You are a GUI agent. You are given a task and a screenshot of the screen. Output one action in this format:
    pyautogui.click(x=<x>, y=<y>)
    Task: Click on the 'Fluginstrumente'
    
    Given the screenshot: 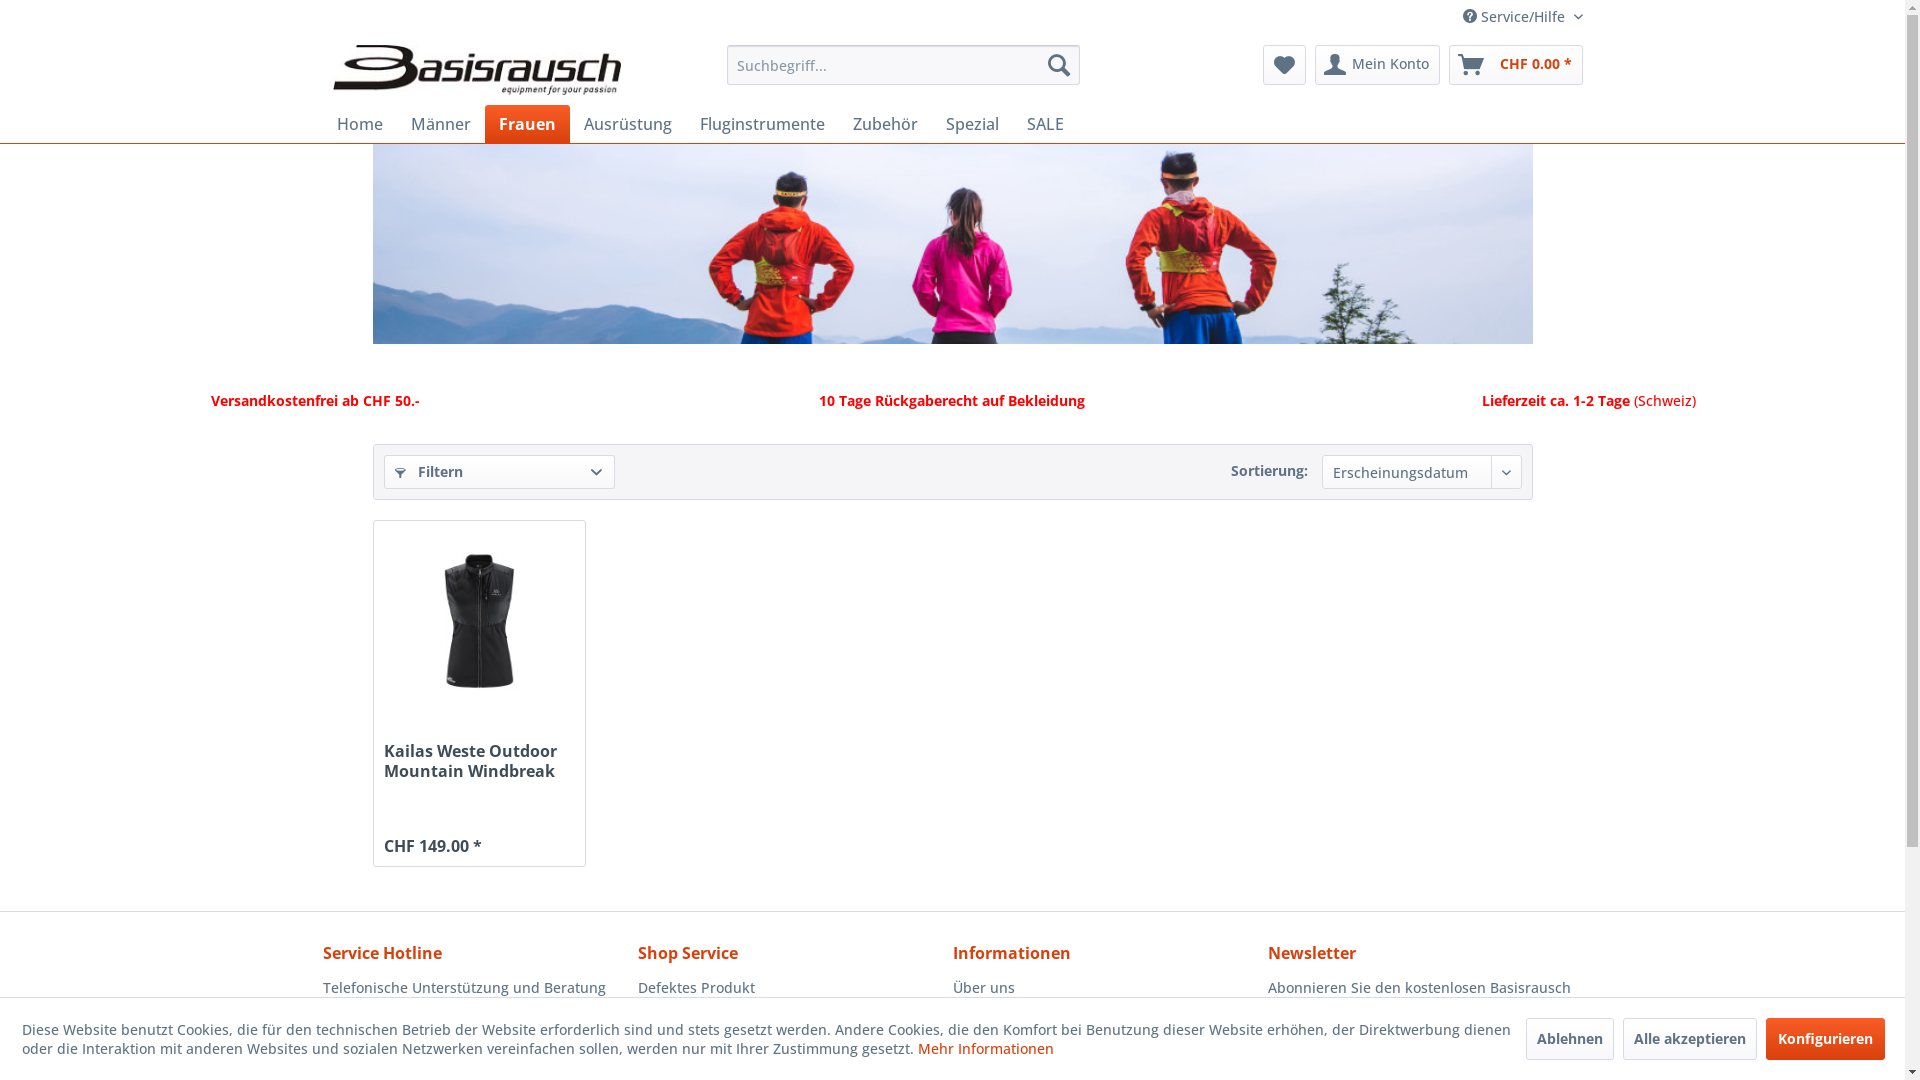 What is the action you would take?
    pyautogui.click(x=761, y=123)
    